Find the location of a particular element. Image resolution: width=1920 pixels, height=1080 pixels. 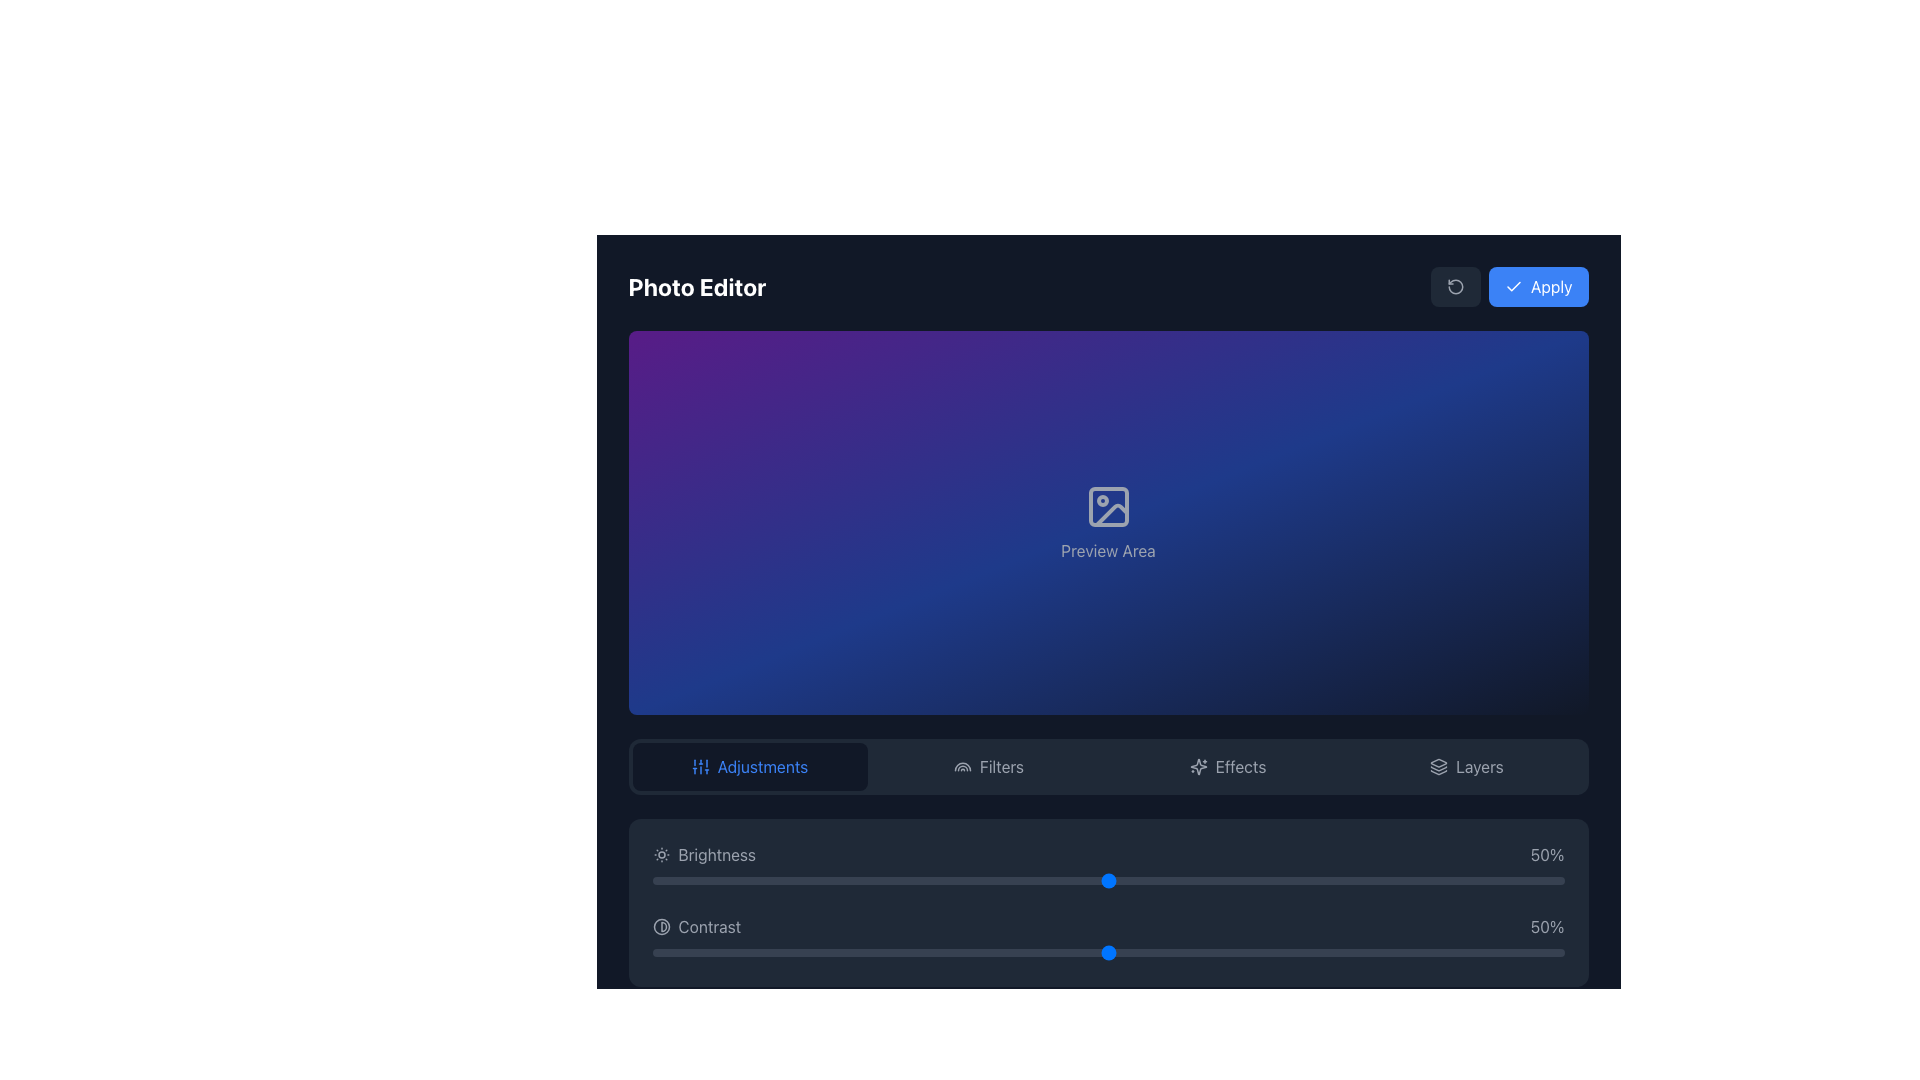

the text label inside the selectable button on the leftmost side of the segmented control bar is located at coordinates (762, 766).